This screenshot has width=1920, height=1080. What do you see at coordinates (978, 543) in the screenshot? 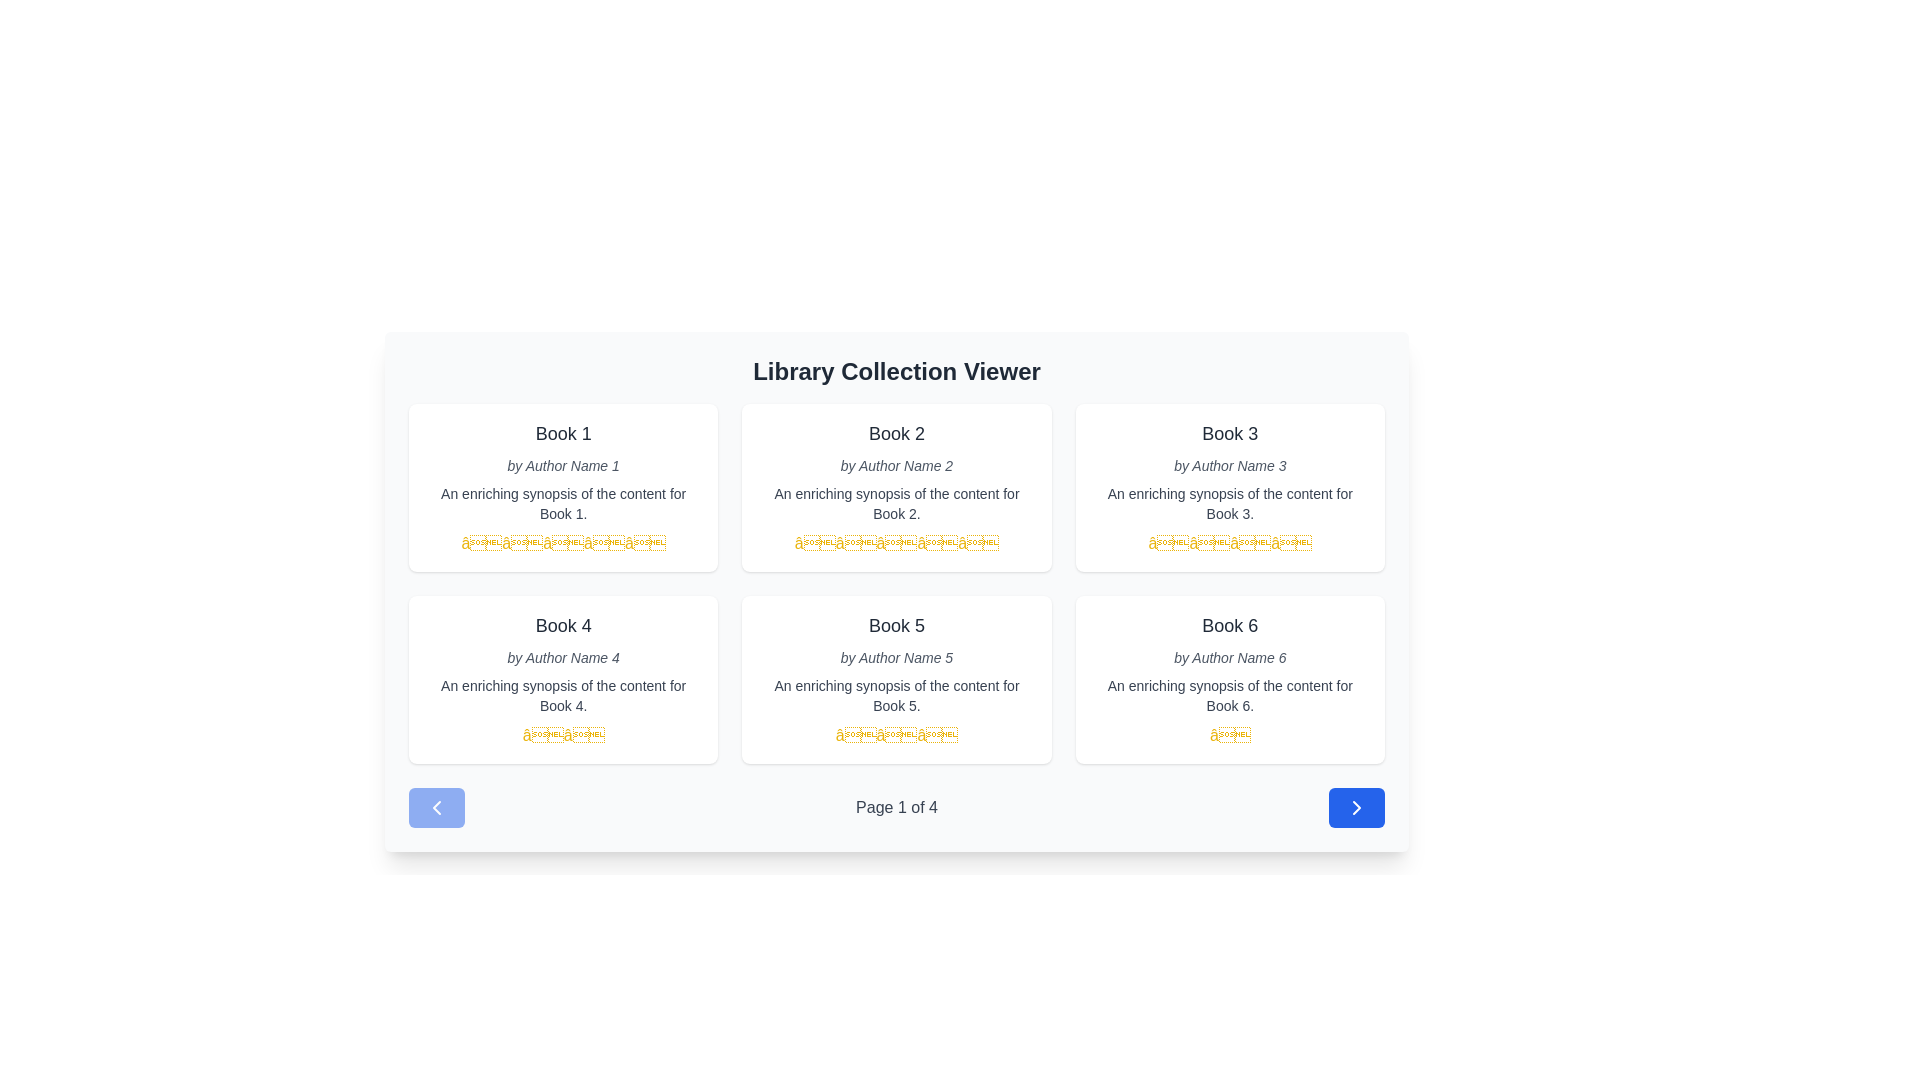
I see `visual representation of the last yellow star in the row of five stars below the 'Book 2' section in the library collection` at bounding box center [978, 543].